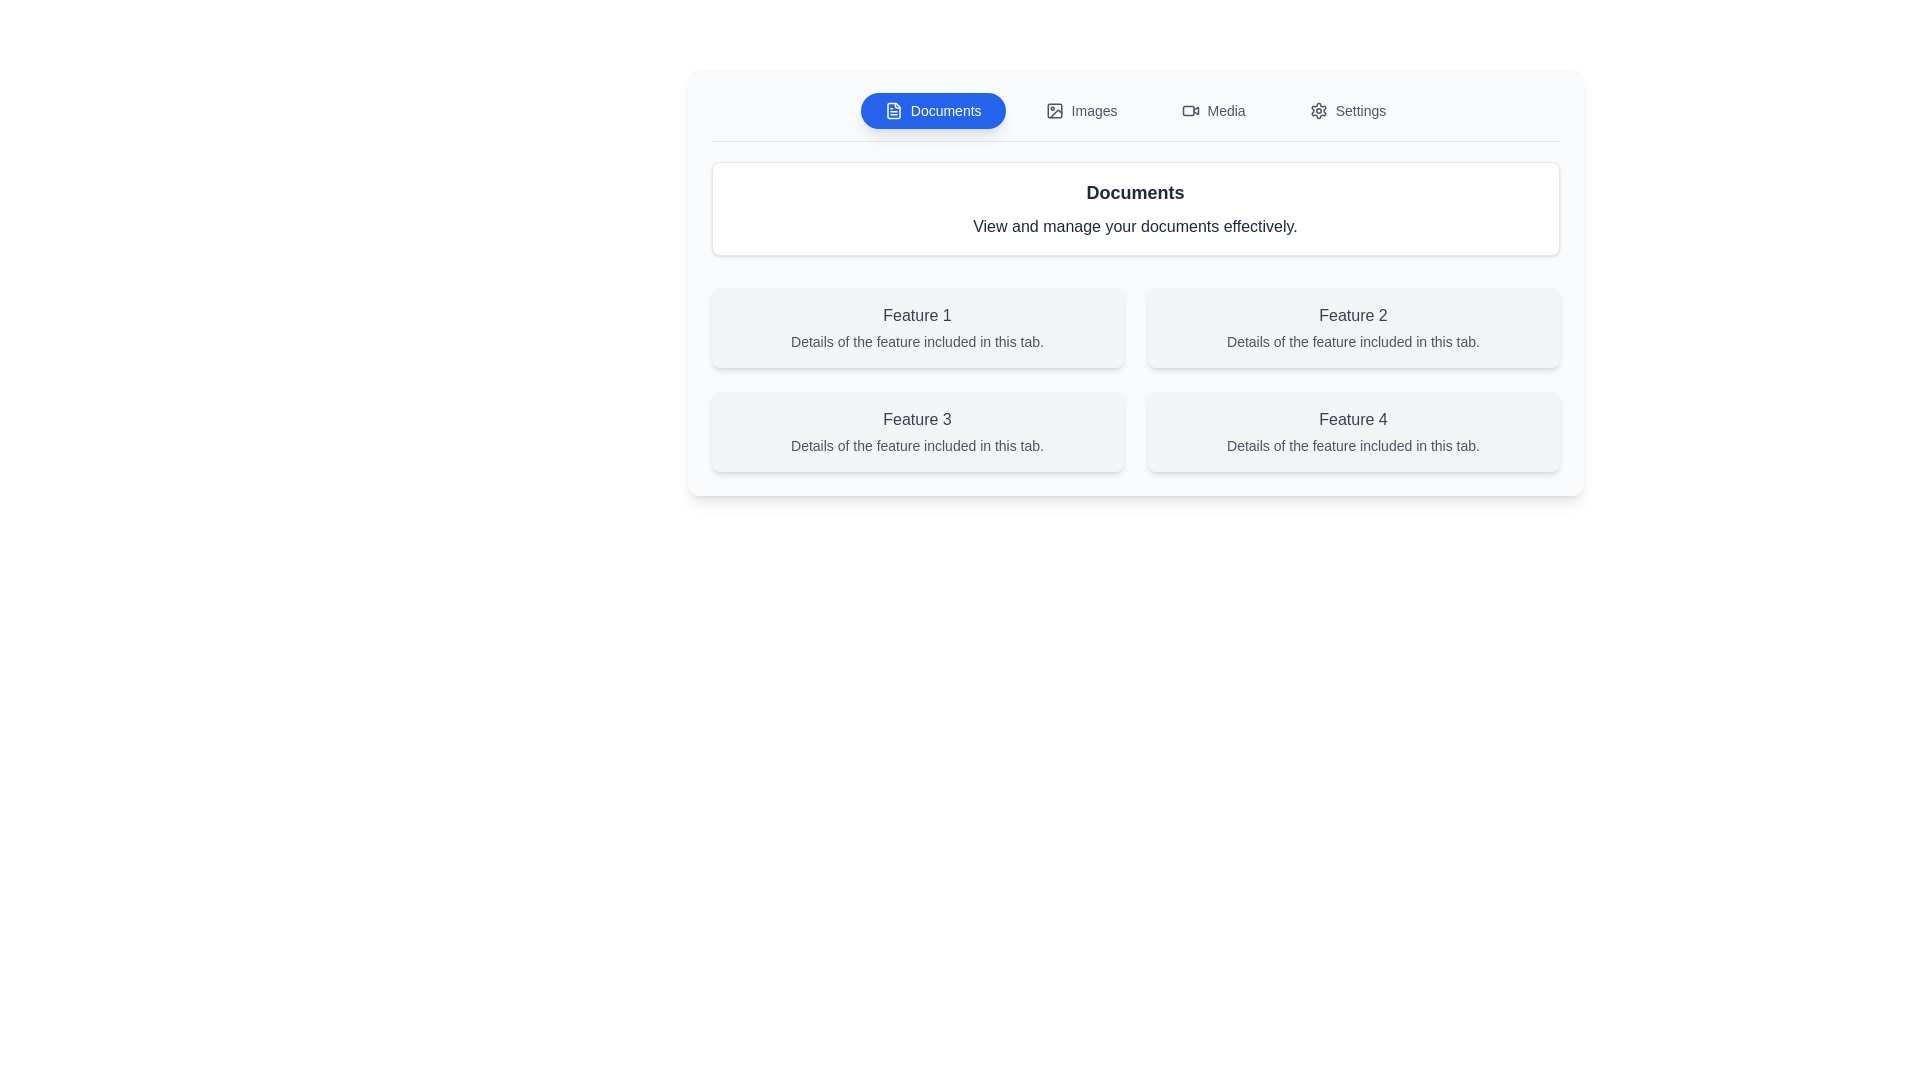 The height and width of the screenshot is (1080, 1920). What do you see at coordinates (1360, 111) in the screenshot?
I see `settings label located in the navigation bar at the top right, adjacent to the gear icon` at bounding box center [1360, 111].